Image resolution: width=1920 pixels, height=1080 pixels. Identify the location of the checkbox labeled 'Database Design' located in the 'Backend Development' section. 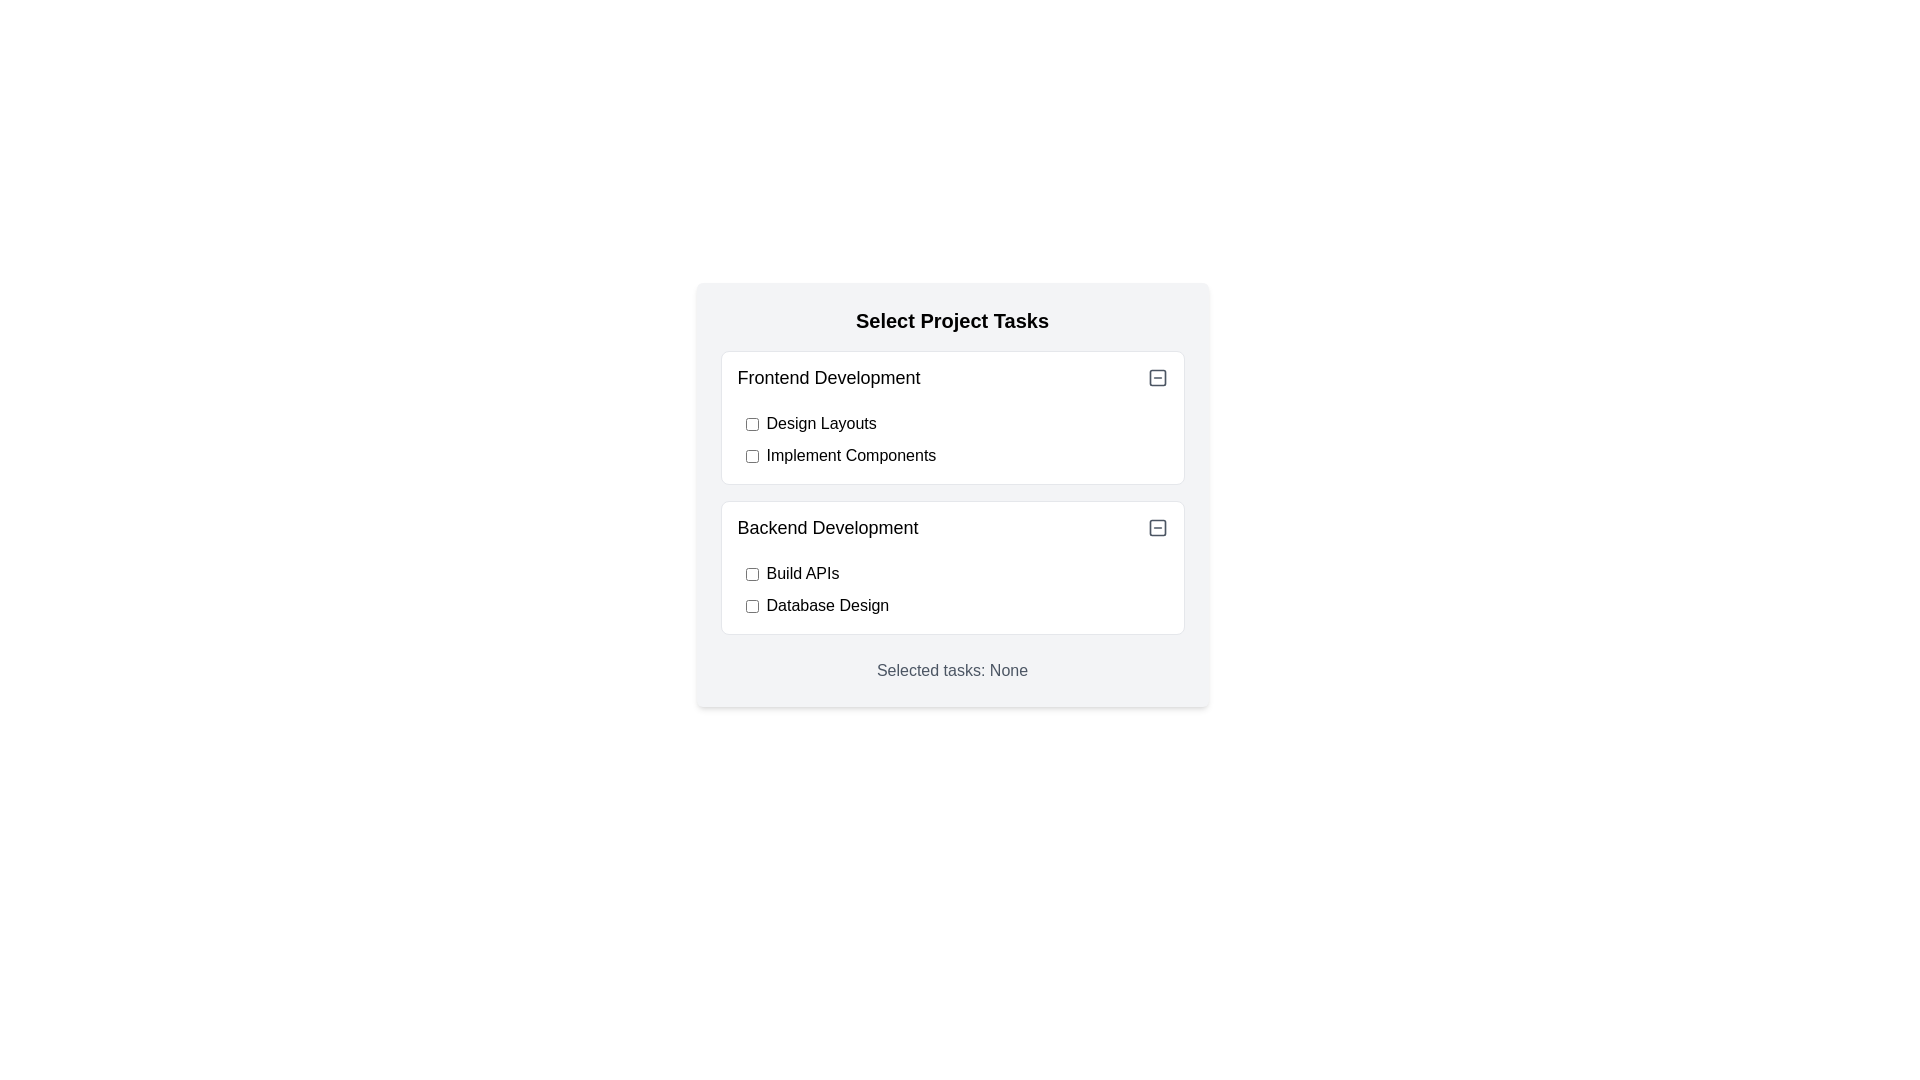
(964, 604).